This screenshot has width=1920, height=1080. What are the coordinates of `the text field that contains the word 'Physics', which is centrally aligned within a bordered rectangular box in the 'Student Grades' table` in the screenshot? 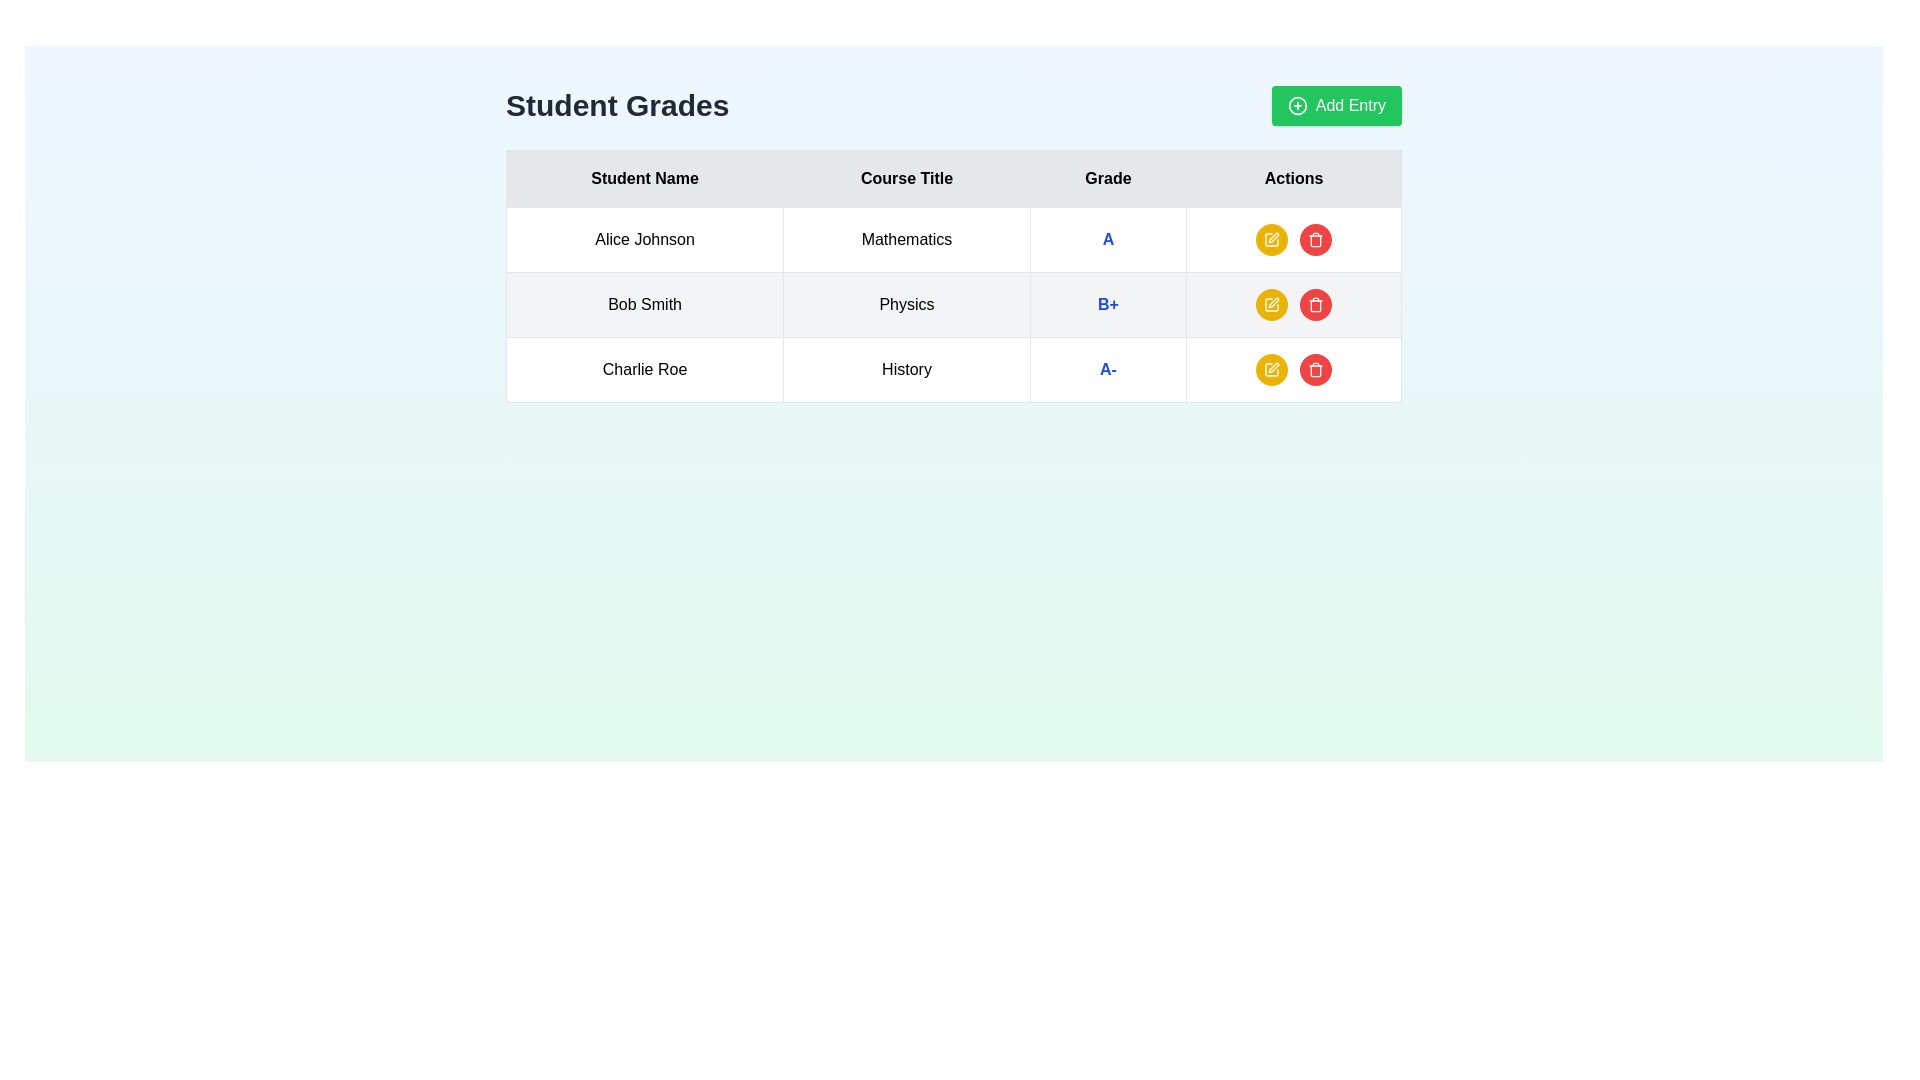 It's located at (906, 304).